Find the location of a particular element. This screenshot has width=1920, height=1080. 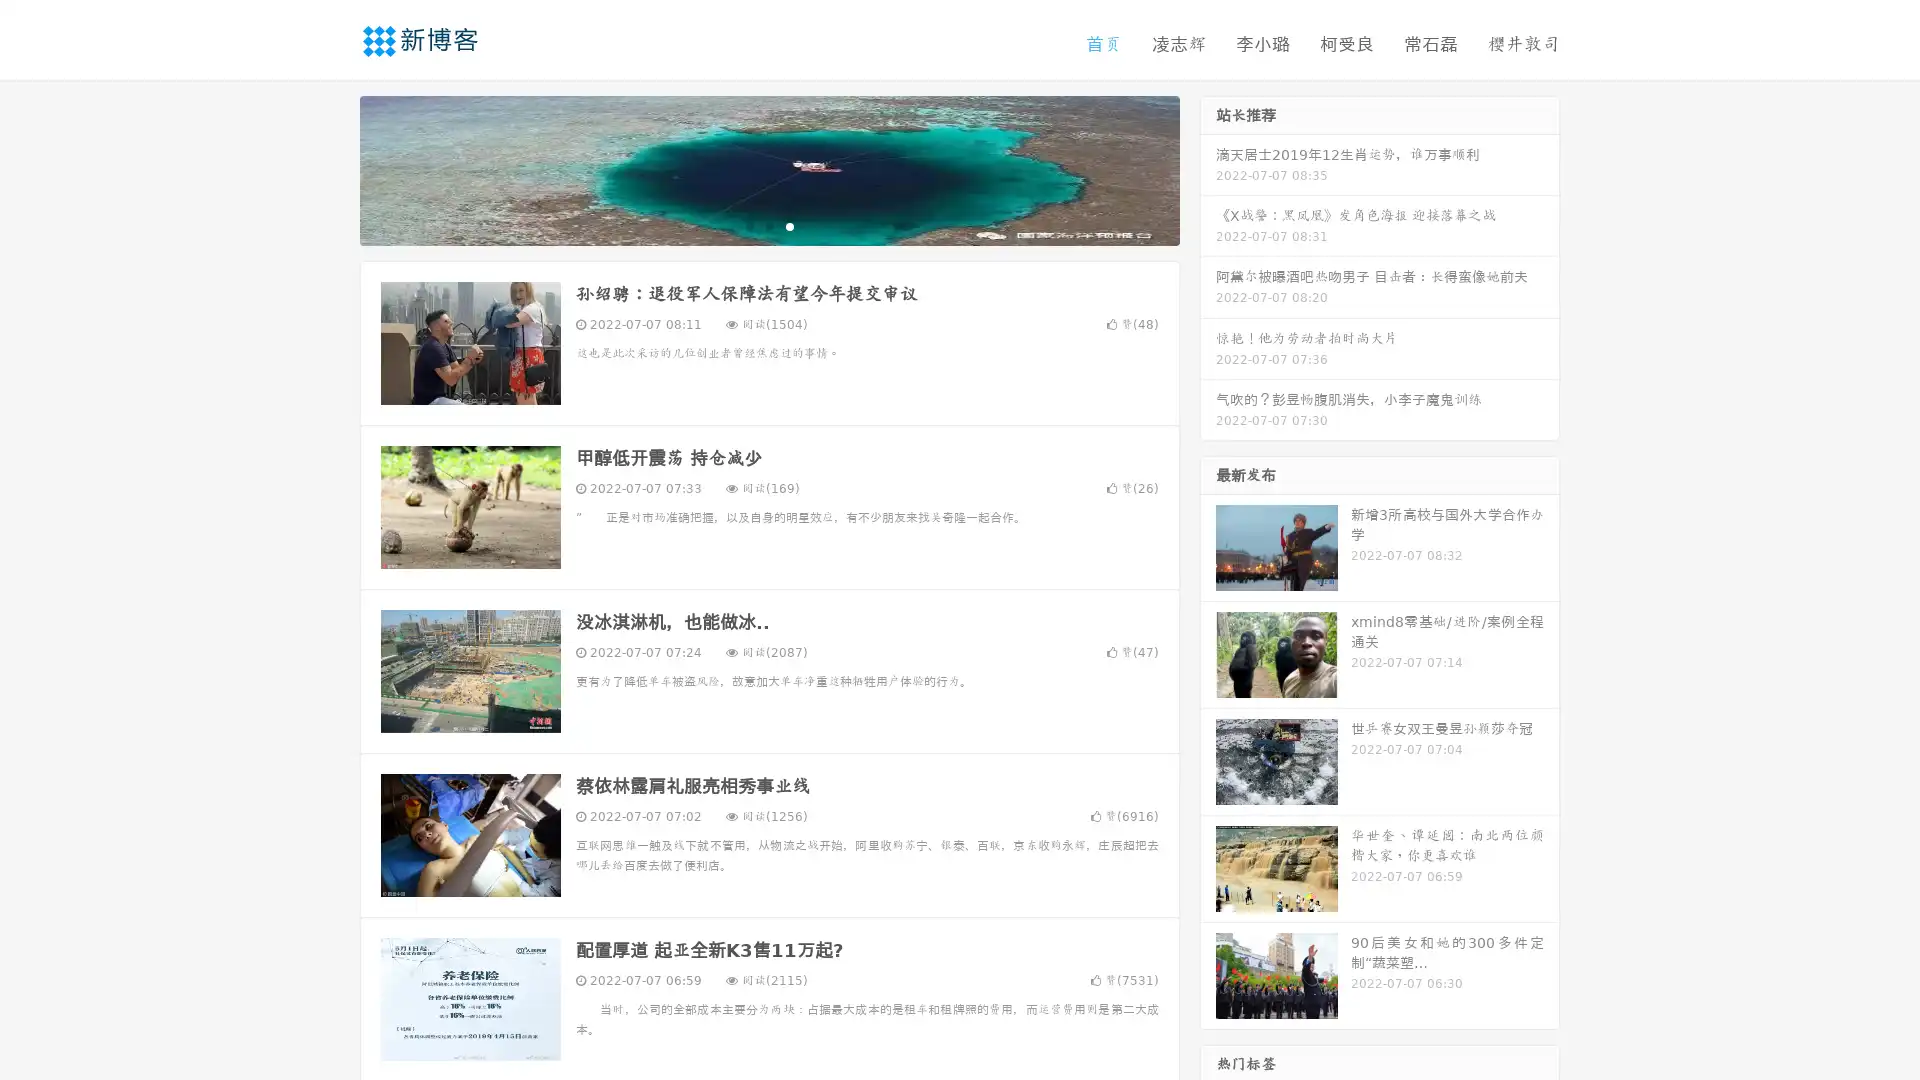

Go to slide 2 is located at coordinates (768, 225).